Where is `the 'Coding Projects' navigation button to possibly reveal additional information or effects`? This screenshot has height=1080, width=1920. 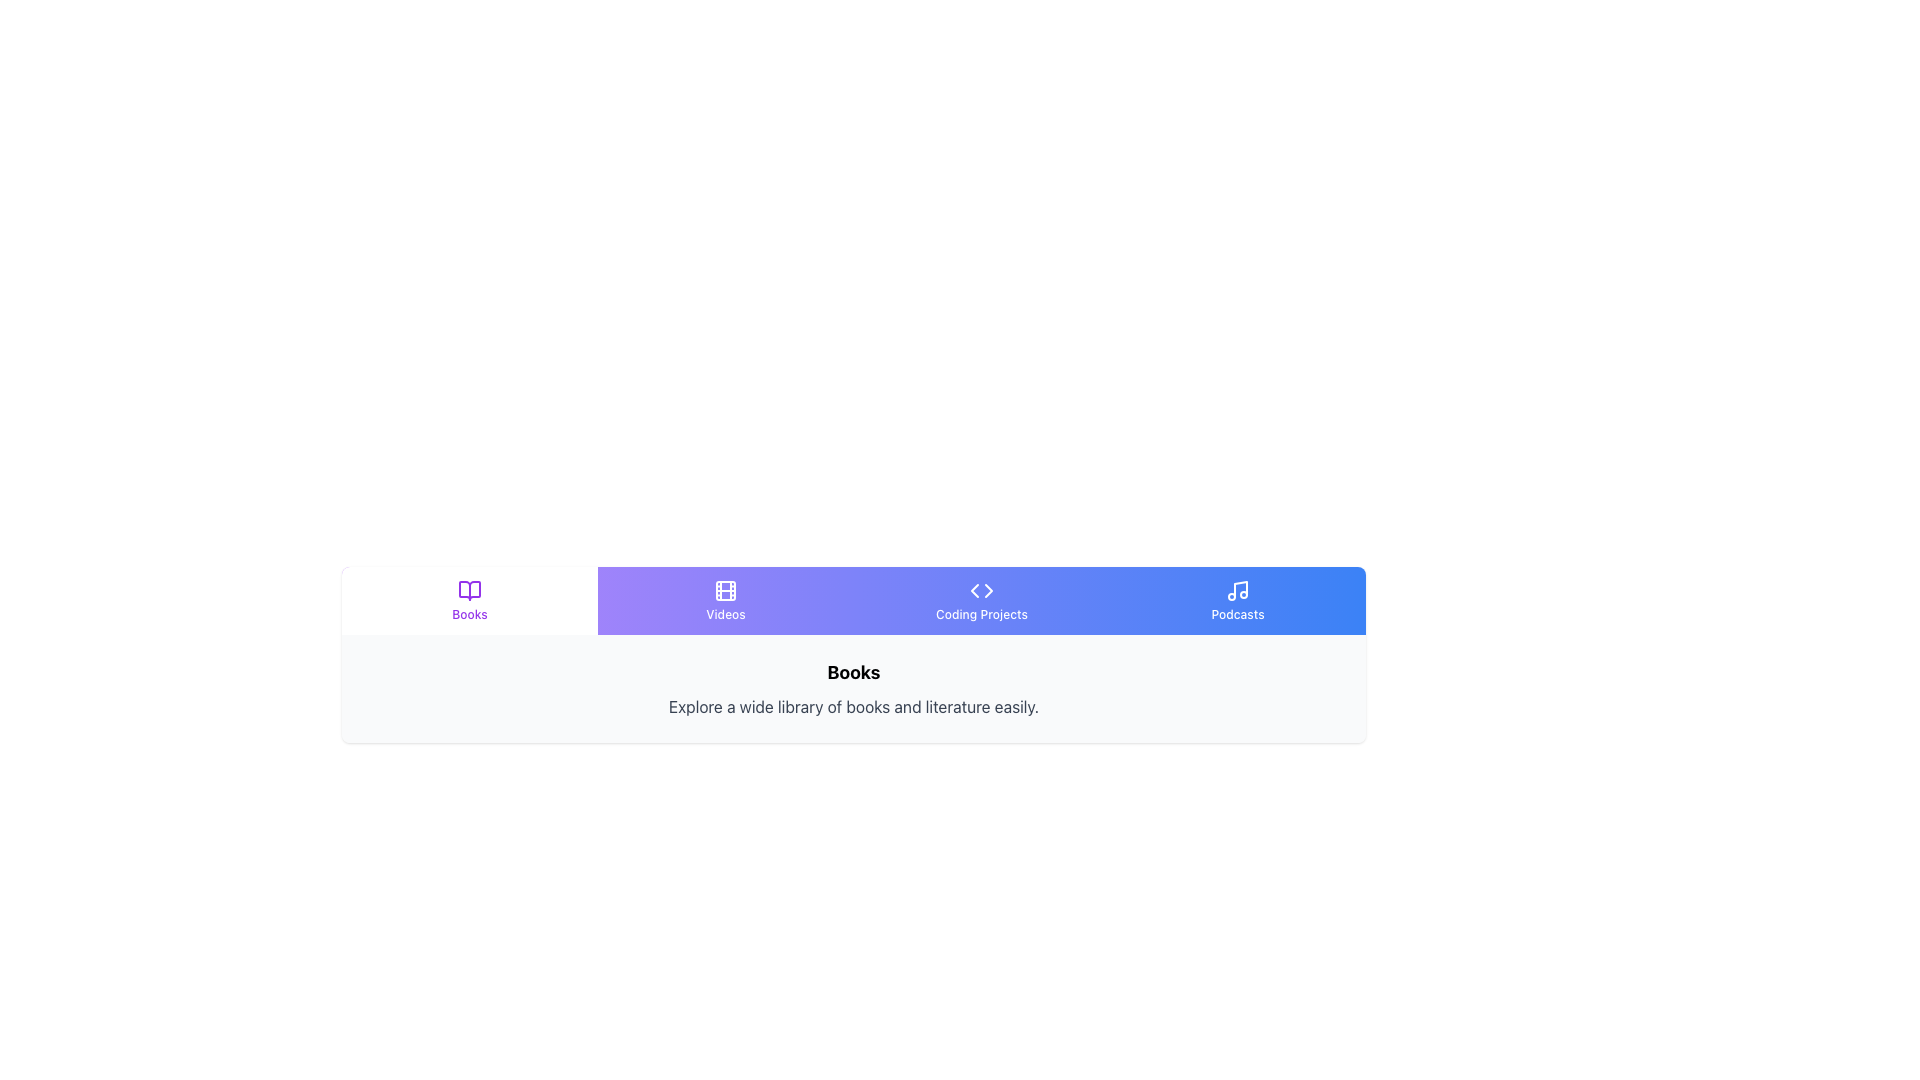 the 'Coding Projects' navigation button to possibly reveal additional information or effects is located at coordinates (982, 600).